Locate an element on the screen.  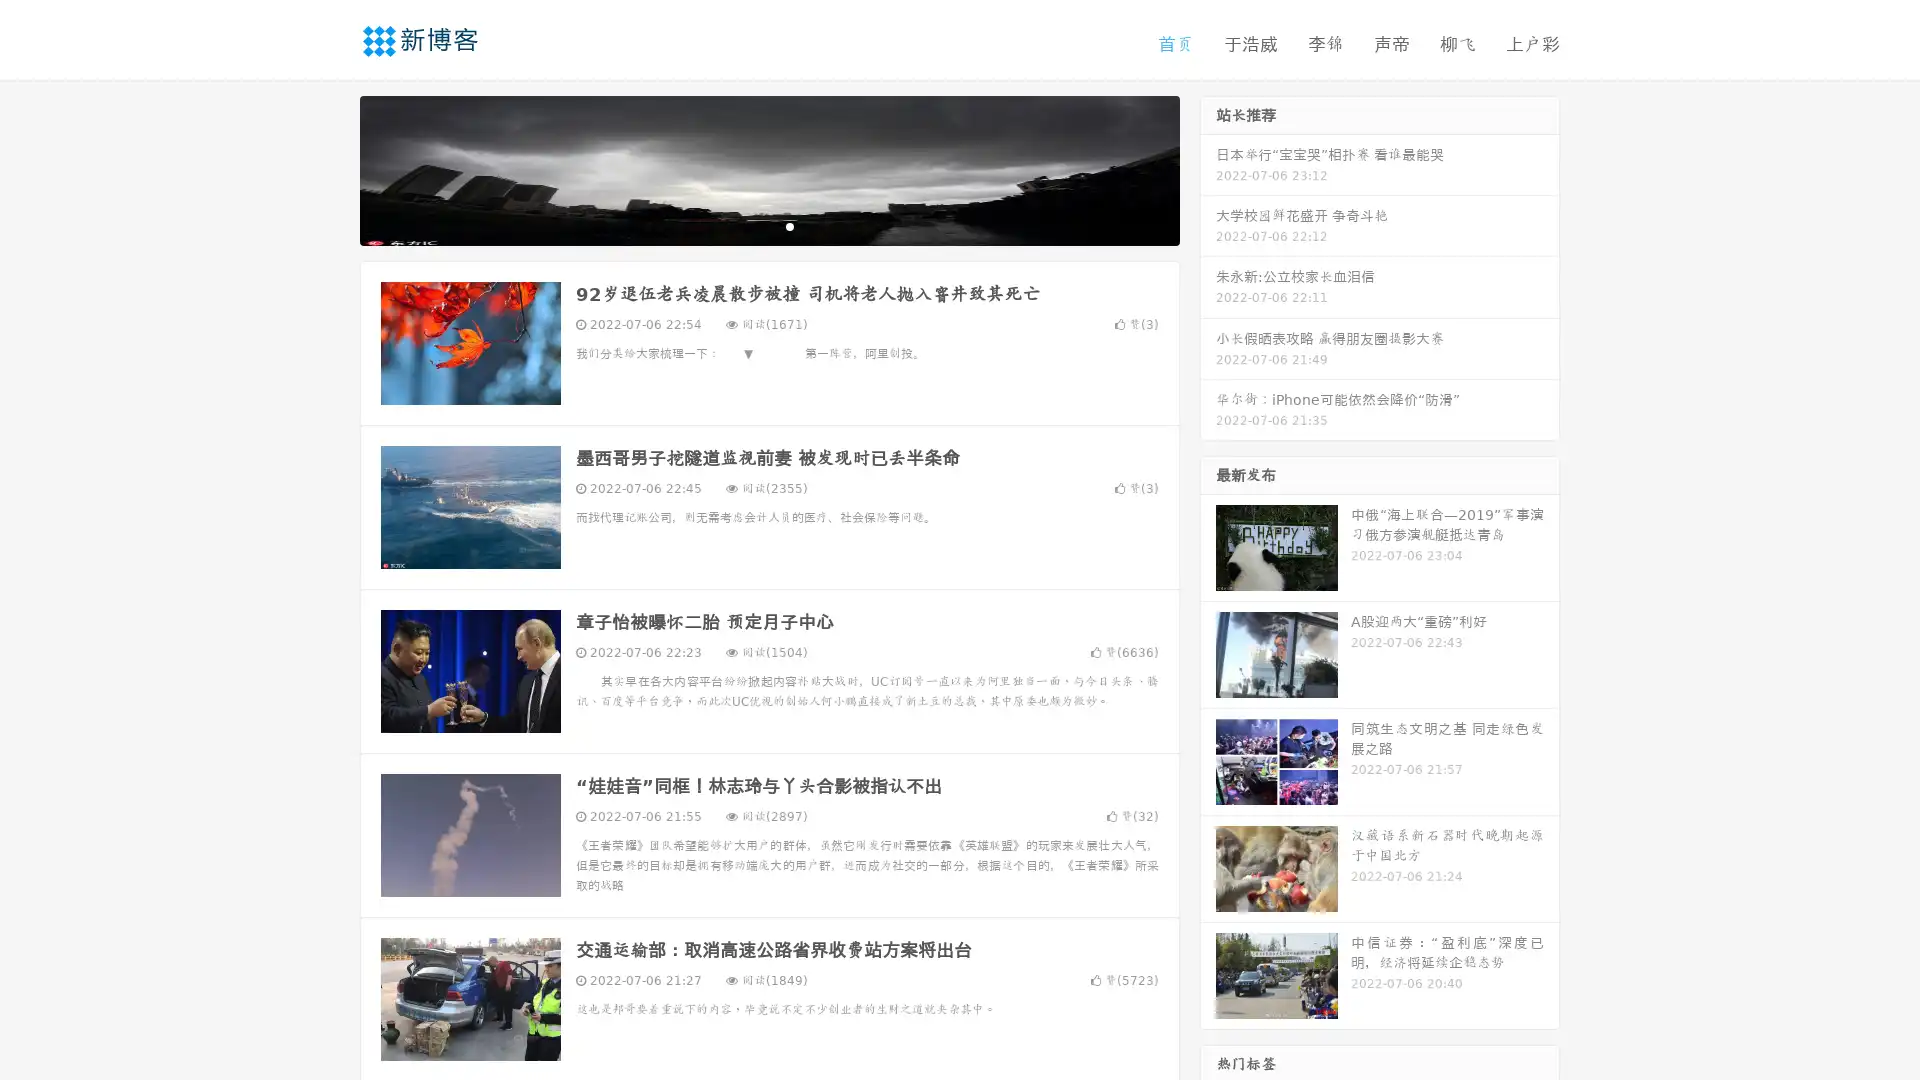
Next slide is located at coordinates (1208, 168).